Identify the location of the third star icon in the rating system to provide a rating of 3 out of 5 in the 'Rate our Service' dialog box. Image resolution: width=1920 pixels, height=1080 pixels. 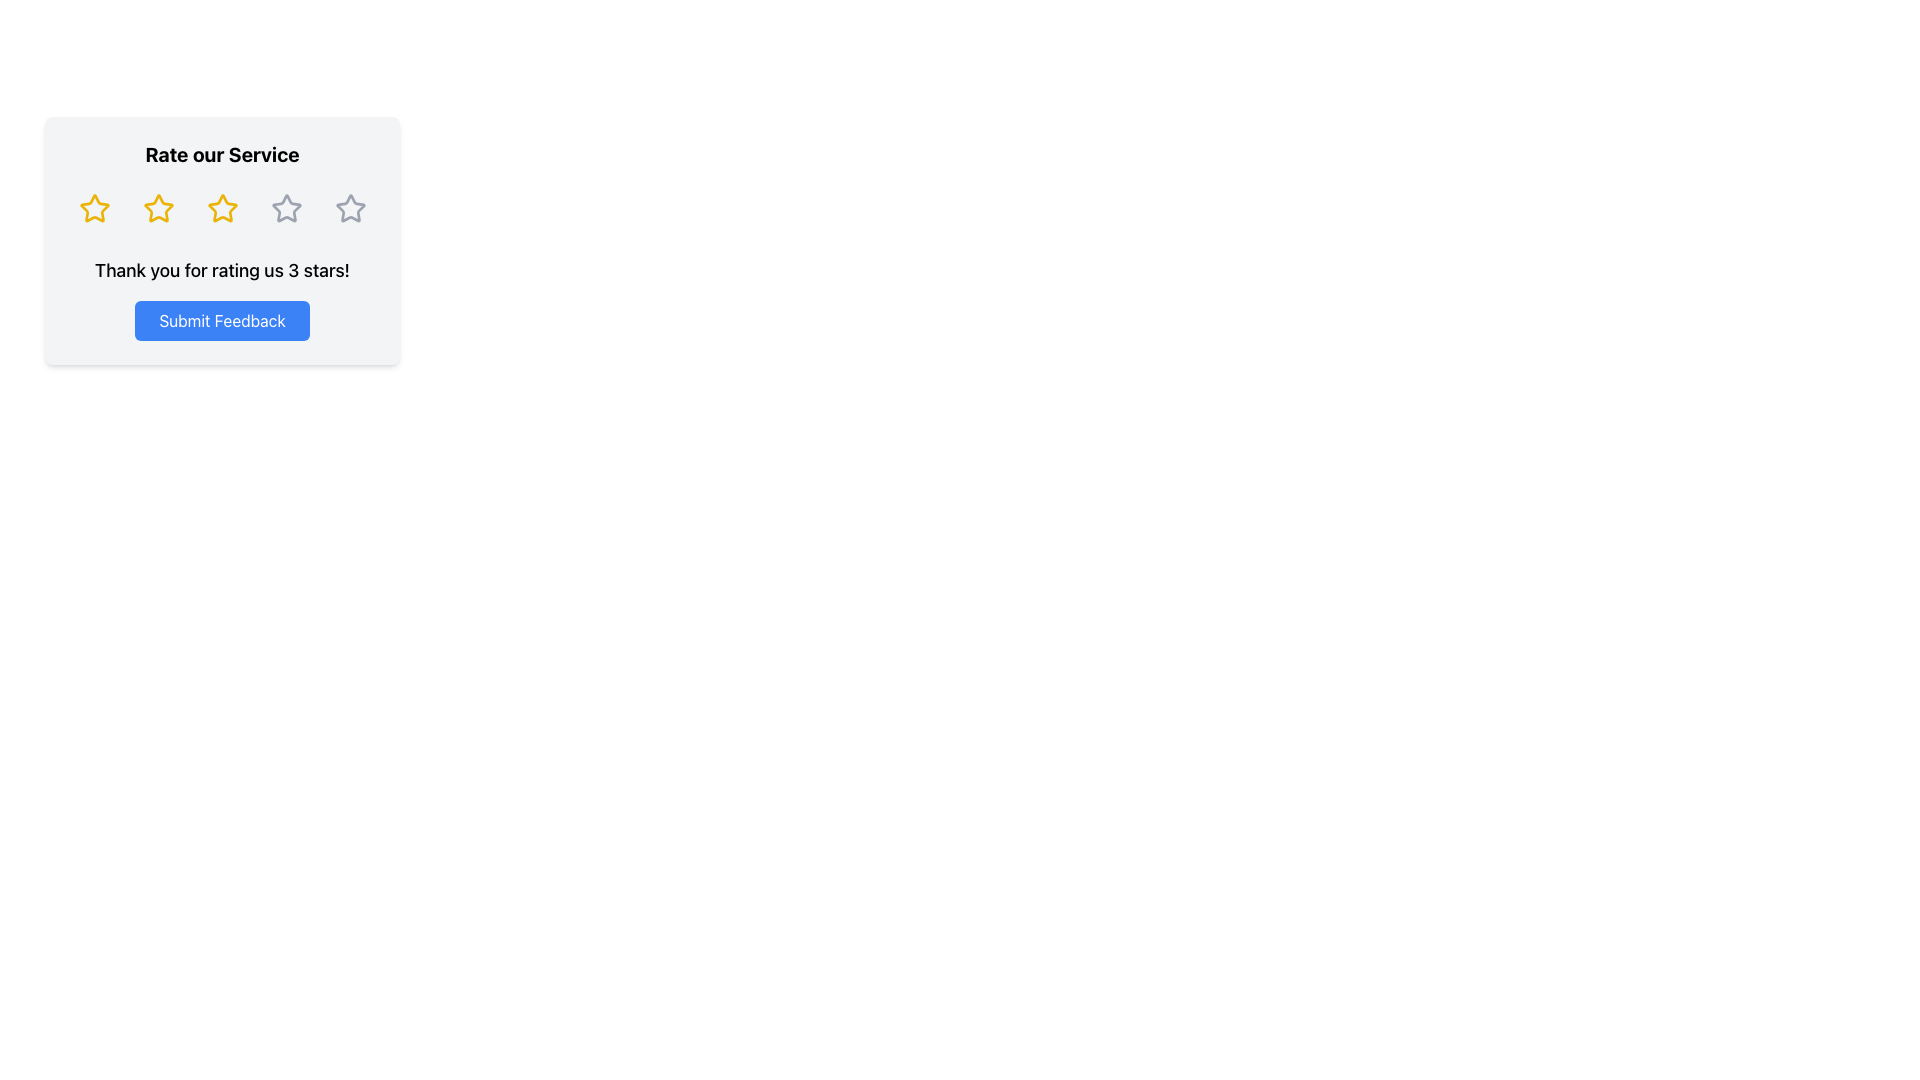
(222, 208).